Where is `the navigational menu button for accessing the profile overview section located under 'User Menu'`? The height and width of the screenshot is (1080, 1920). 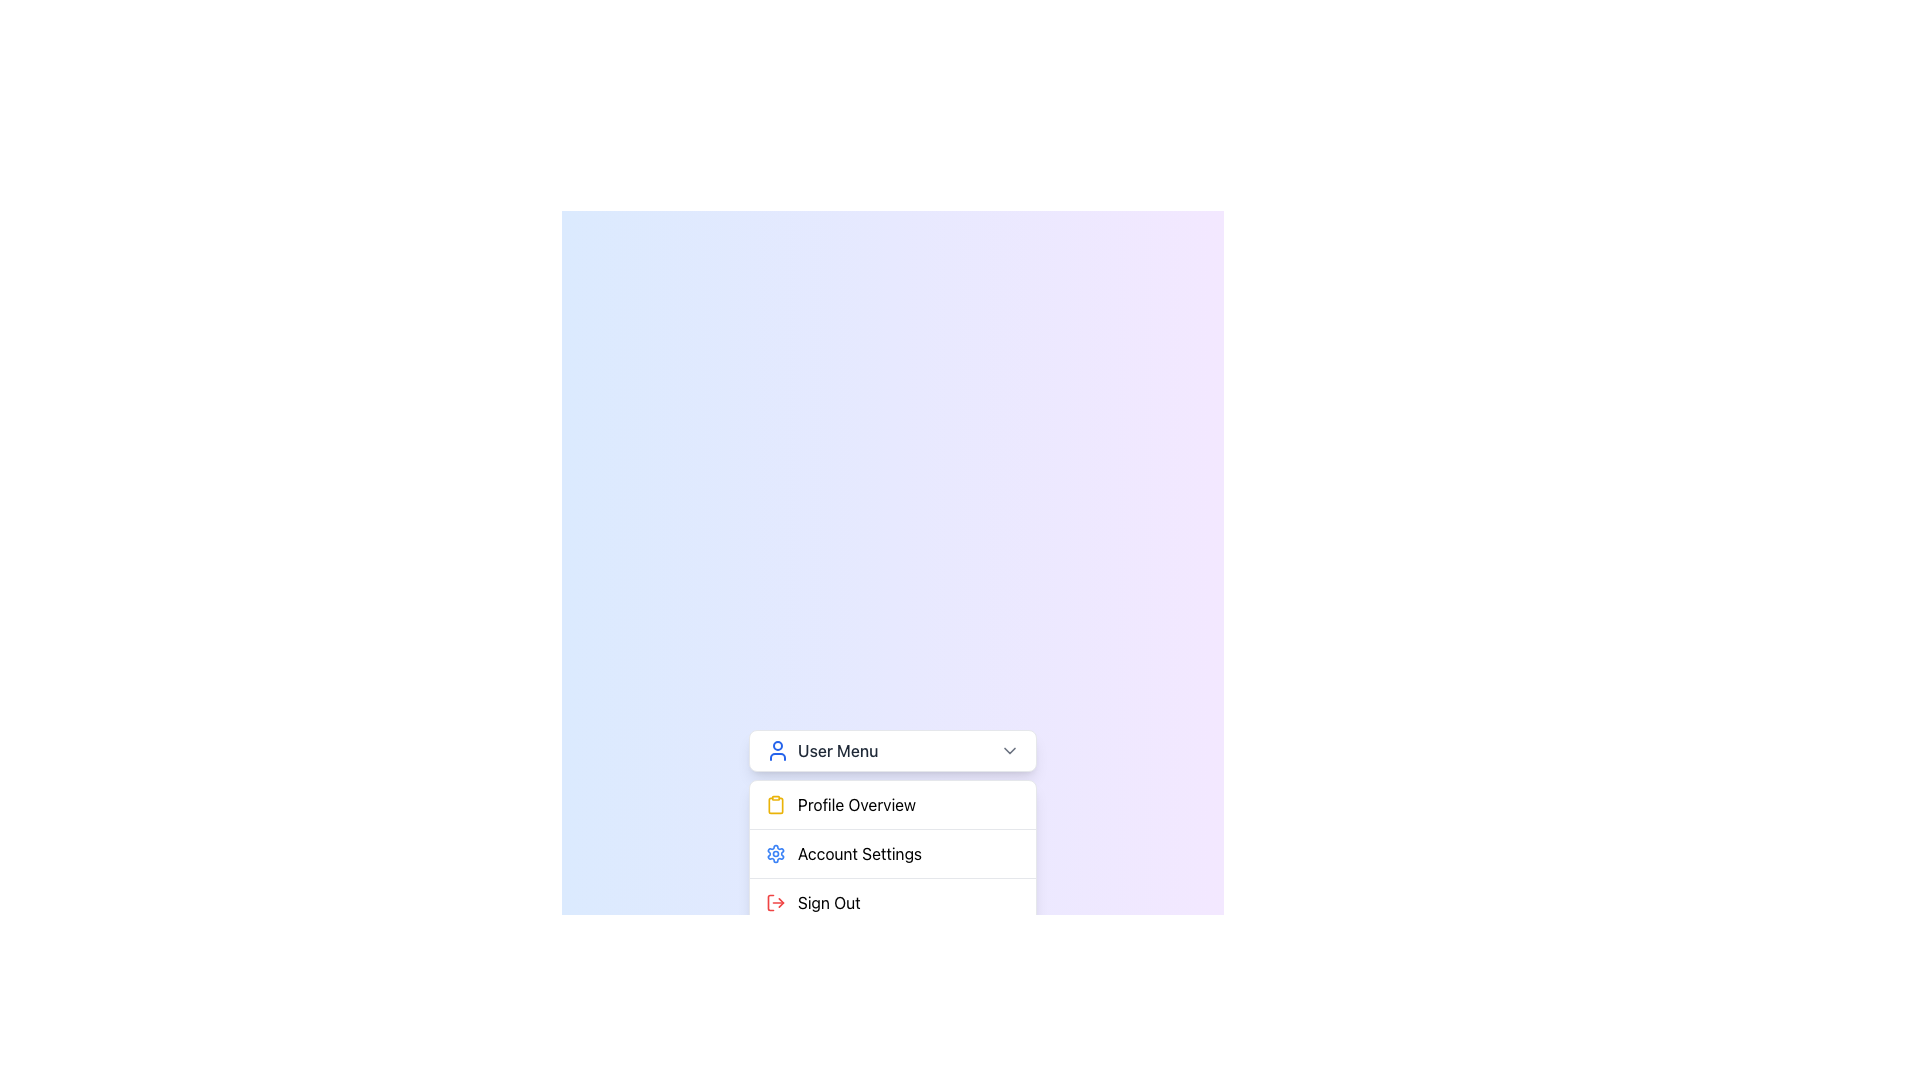
the navigational menu button for accessing the profile overview section located under 'User Menu' is located at coordinates (891, 804).